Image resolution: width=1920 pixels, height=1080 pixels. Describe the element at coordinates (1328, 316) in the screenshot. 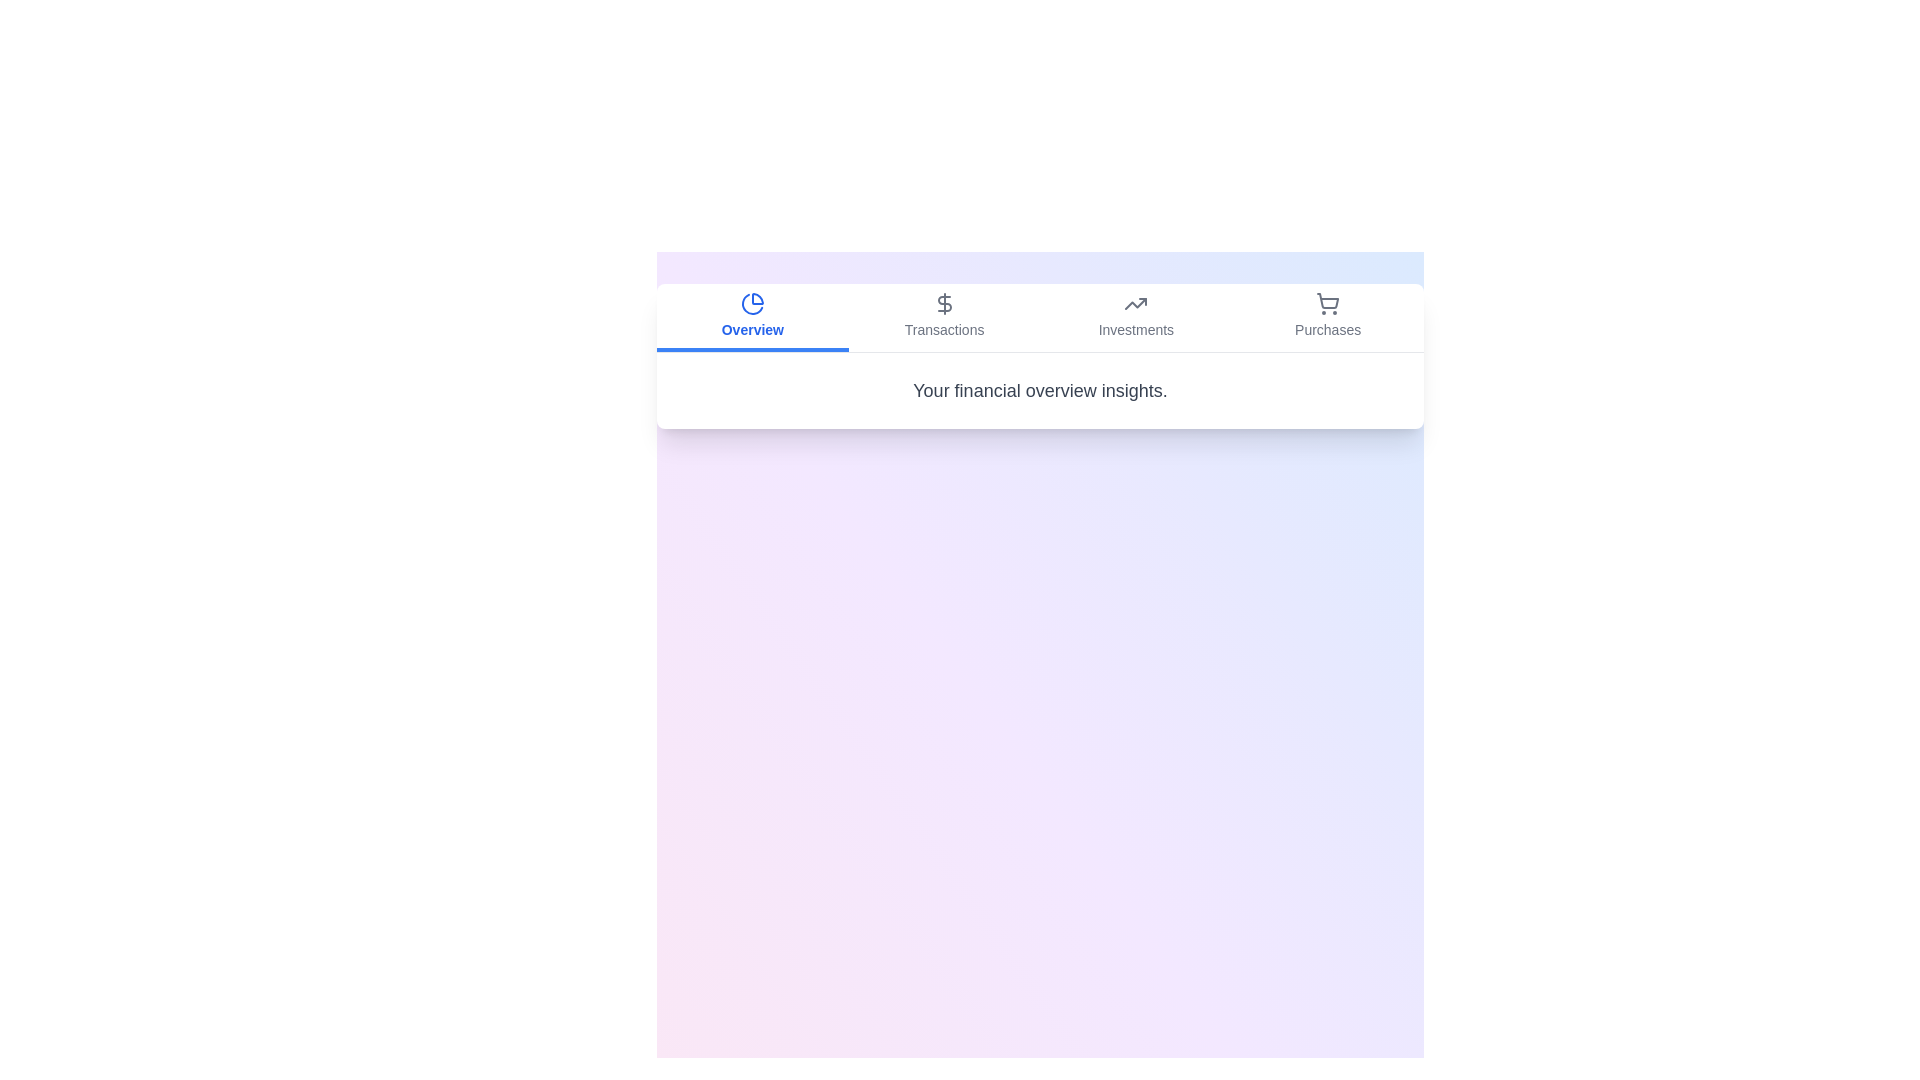

I see `the Purchases tab by clicking on it` at that location.